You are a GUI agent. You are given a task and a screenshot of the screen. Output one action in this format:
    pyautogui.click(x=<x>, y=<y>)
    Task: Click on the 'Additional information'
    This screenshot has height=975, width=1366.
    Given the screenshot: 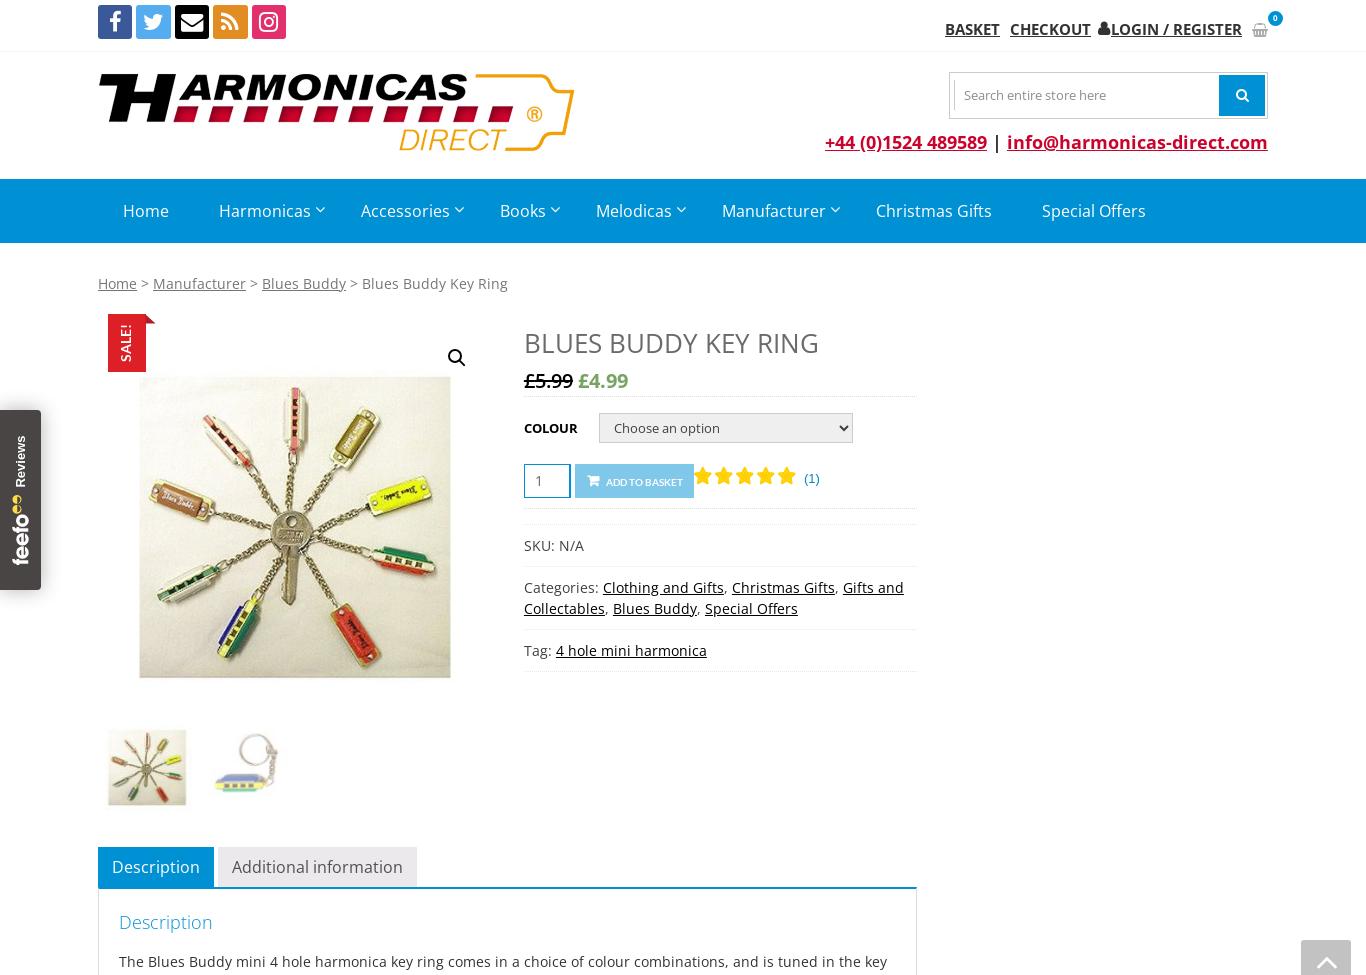 What is the action you would take?
    pyautogui.click(x=317, y=865)
    